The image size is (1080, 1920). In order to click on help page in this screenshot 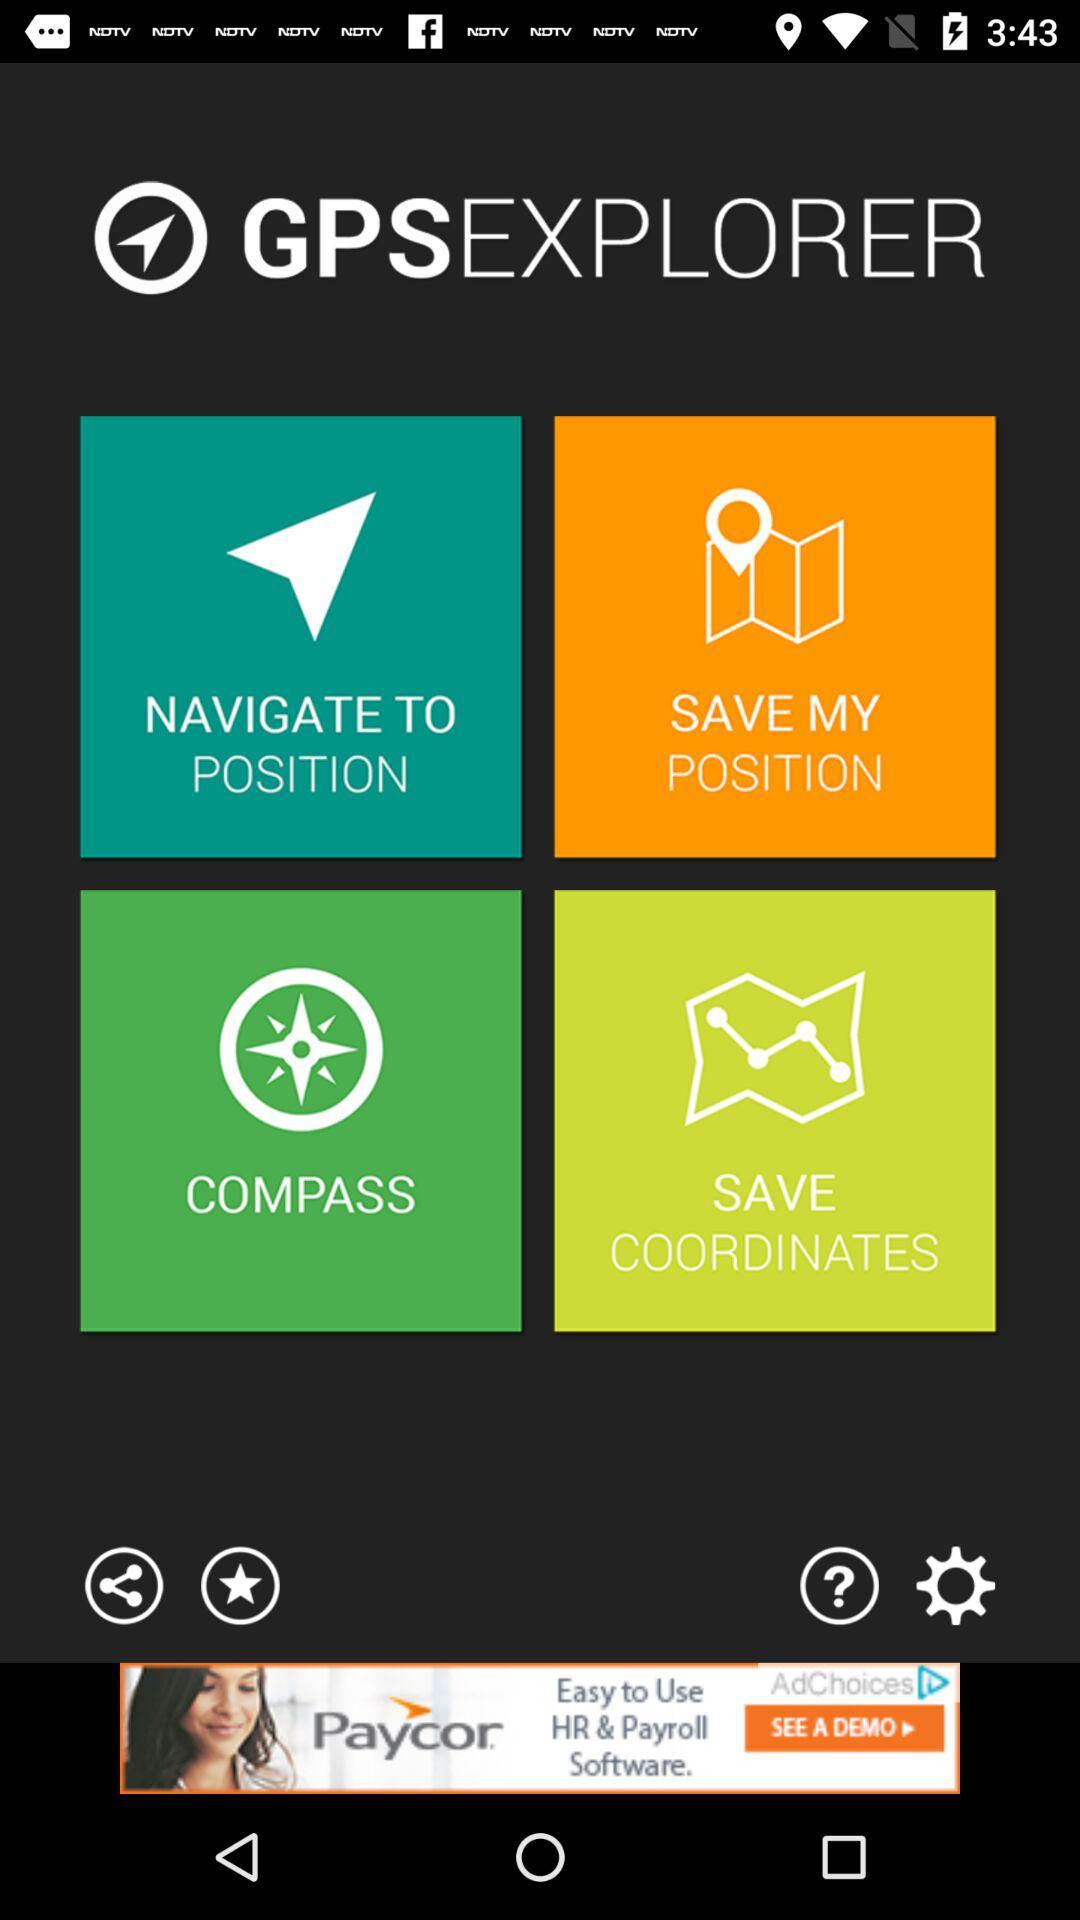, I will do `click(839, 1584)`.